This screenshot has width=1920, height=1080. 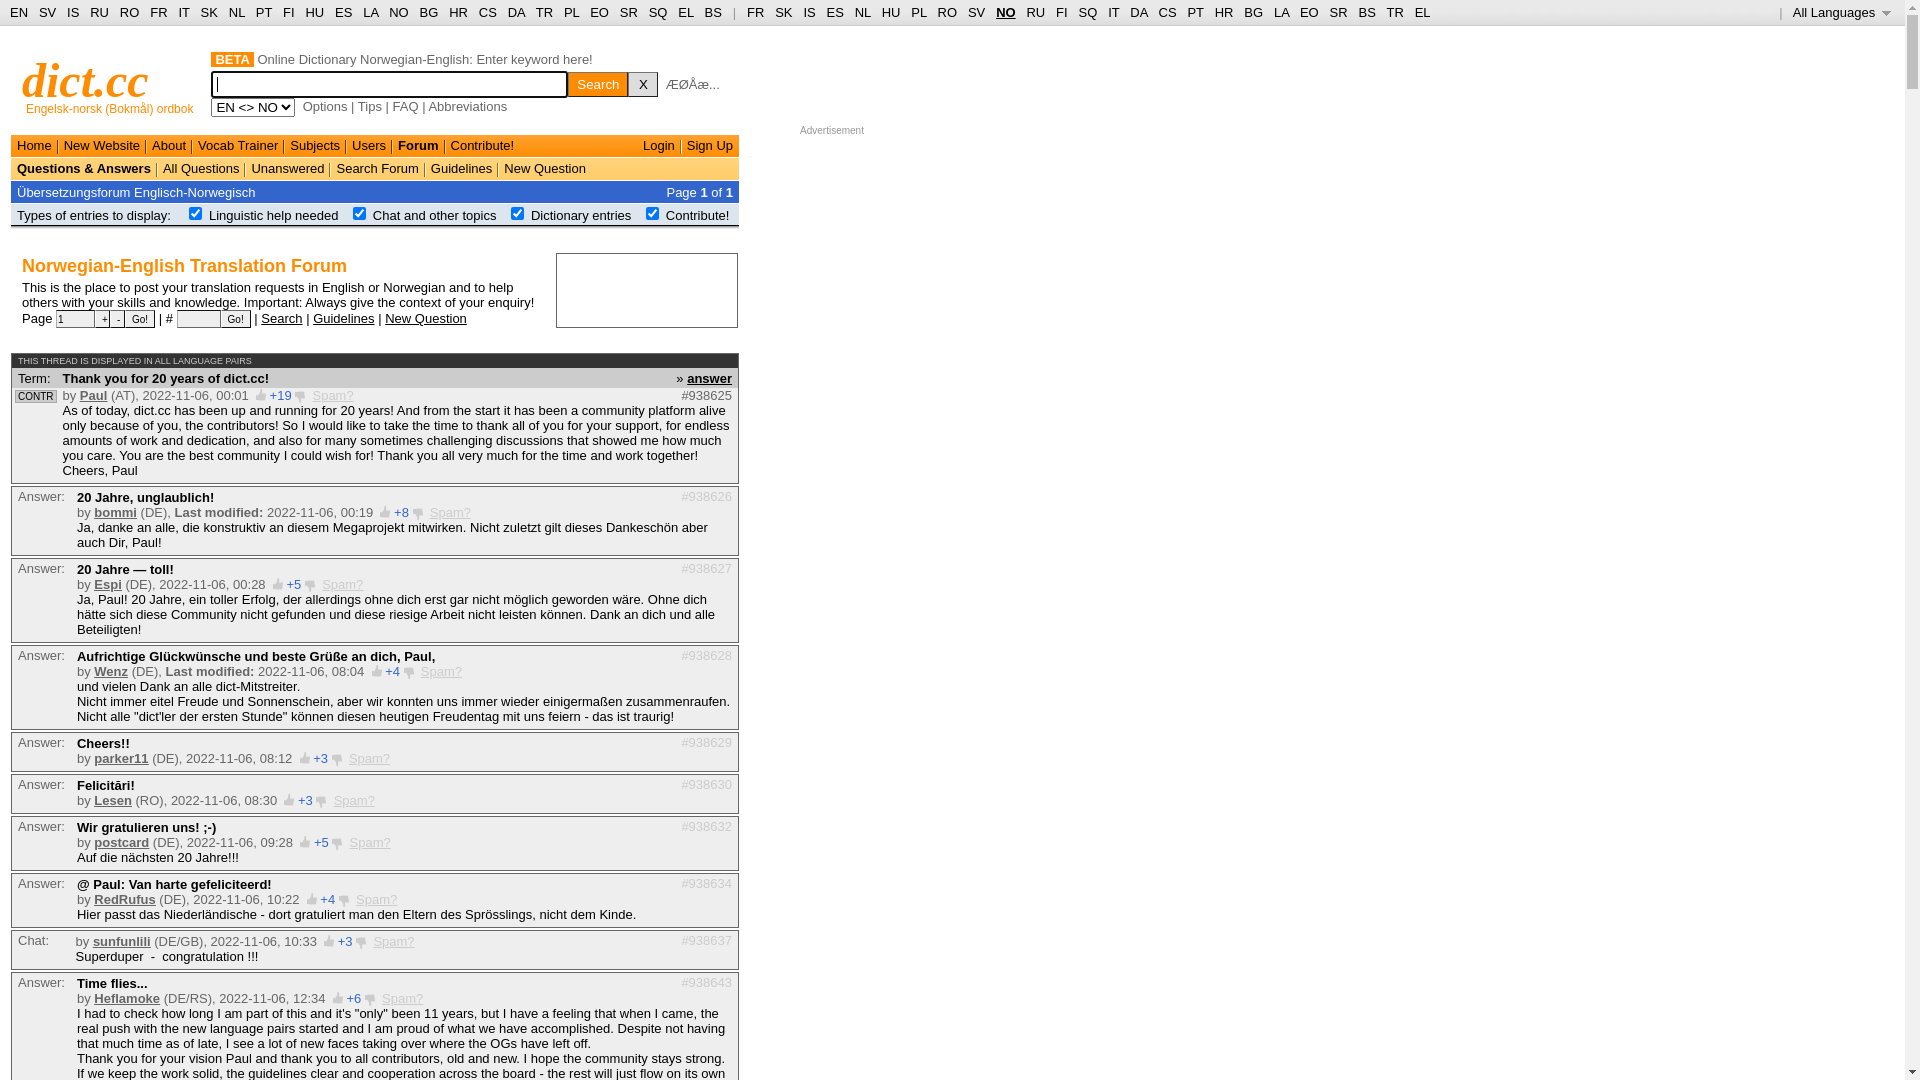 What do you see at coordinates (863, 12) in the screenshot?
I see `'NL'` at bounding box center [863, 12].